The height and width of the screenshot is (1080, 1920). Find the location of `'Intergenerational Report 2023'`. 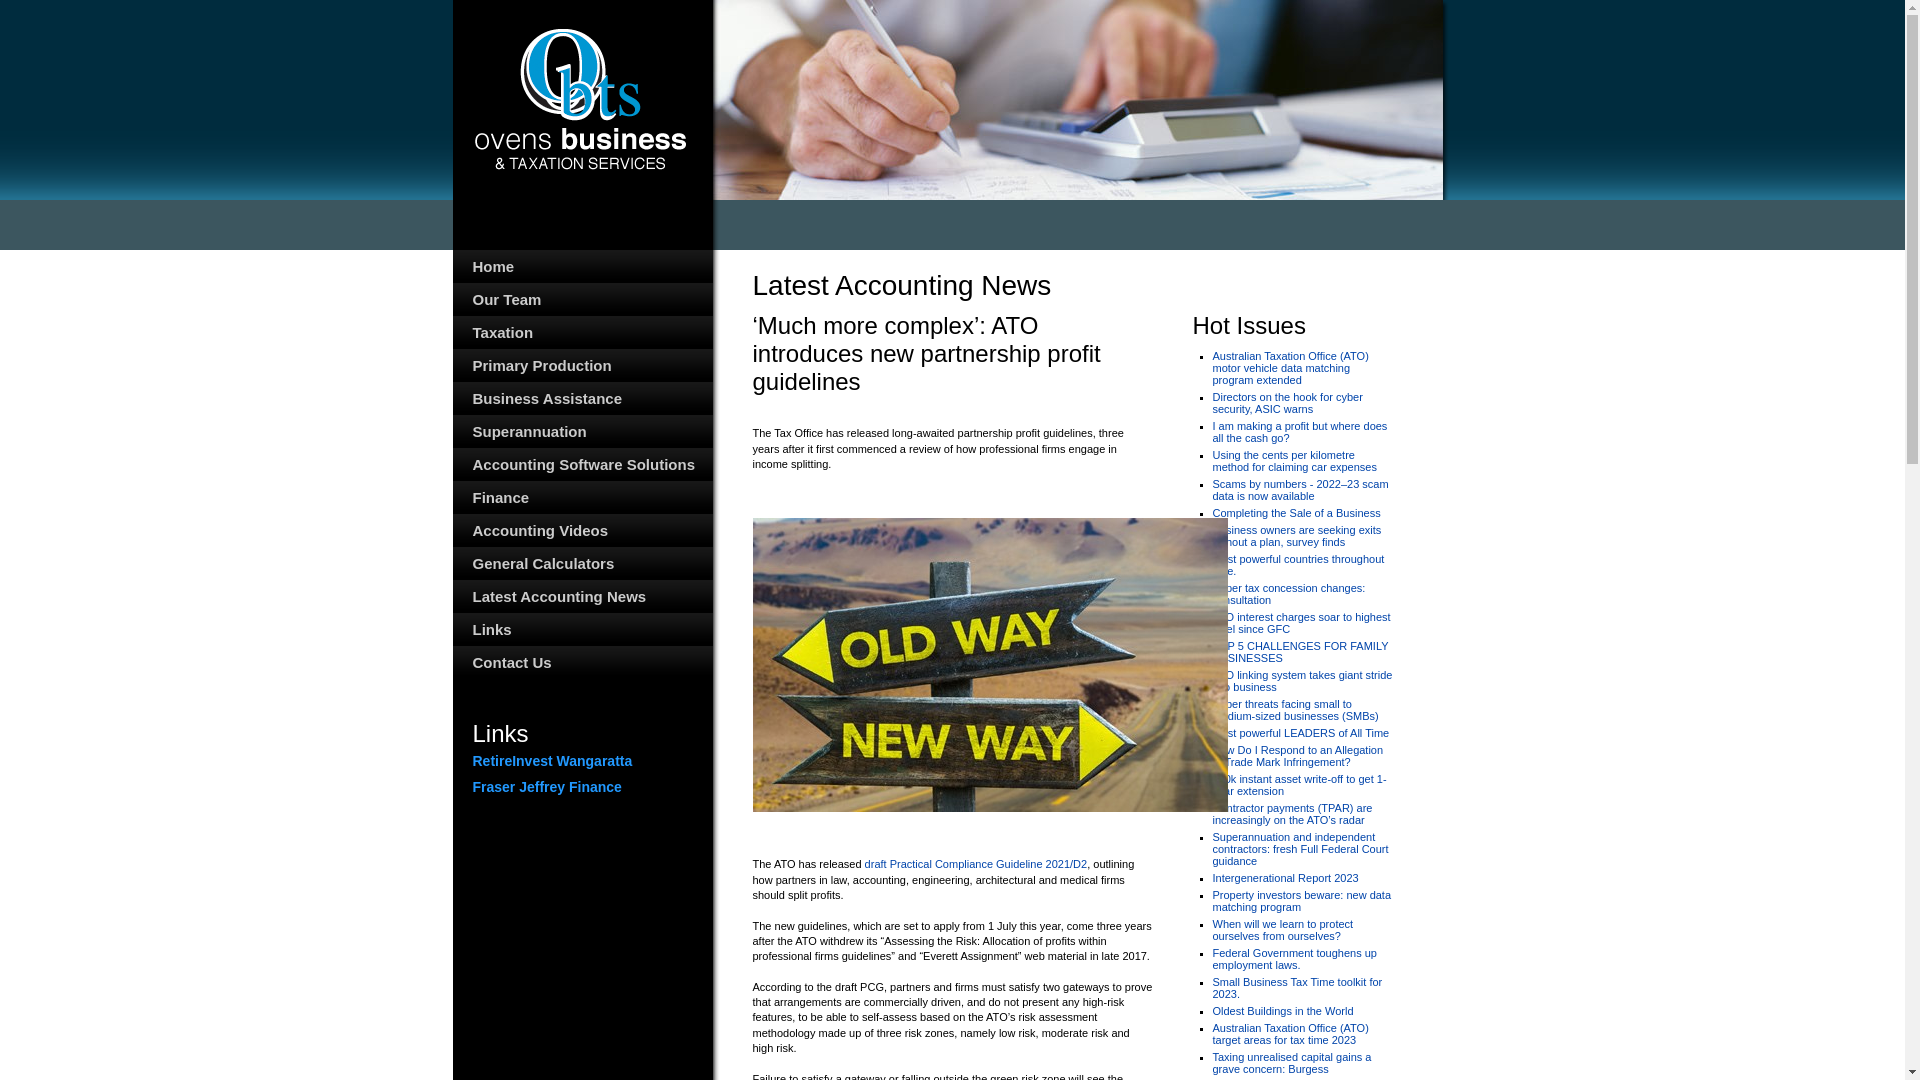

'Intergenerational Report 2023' is located at coordinates (1285, 877).